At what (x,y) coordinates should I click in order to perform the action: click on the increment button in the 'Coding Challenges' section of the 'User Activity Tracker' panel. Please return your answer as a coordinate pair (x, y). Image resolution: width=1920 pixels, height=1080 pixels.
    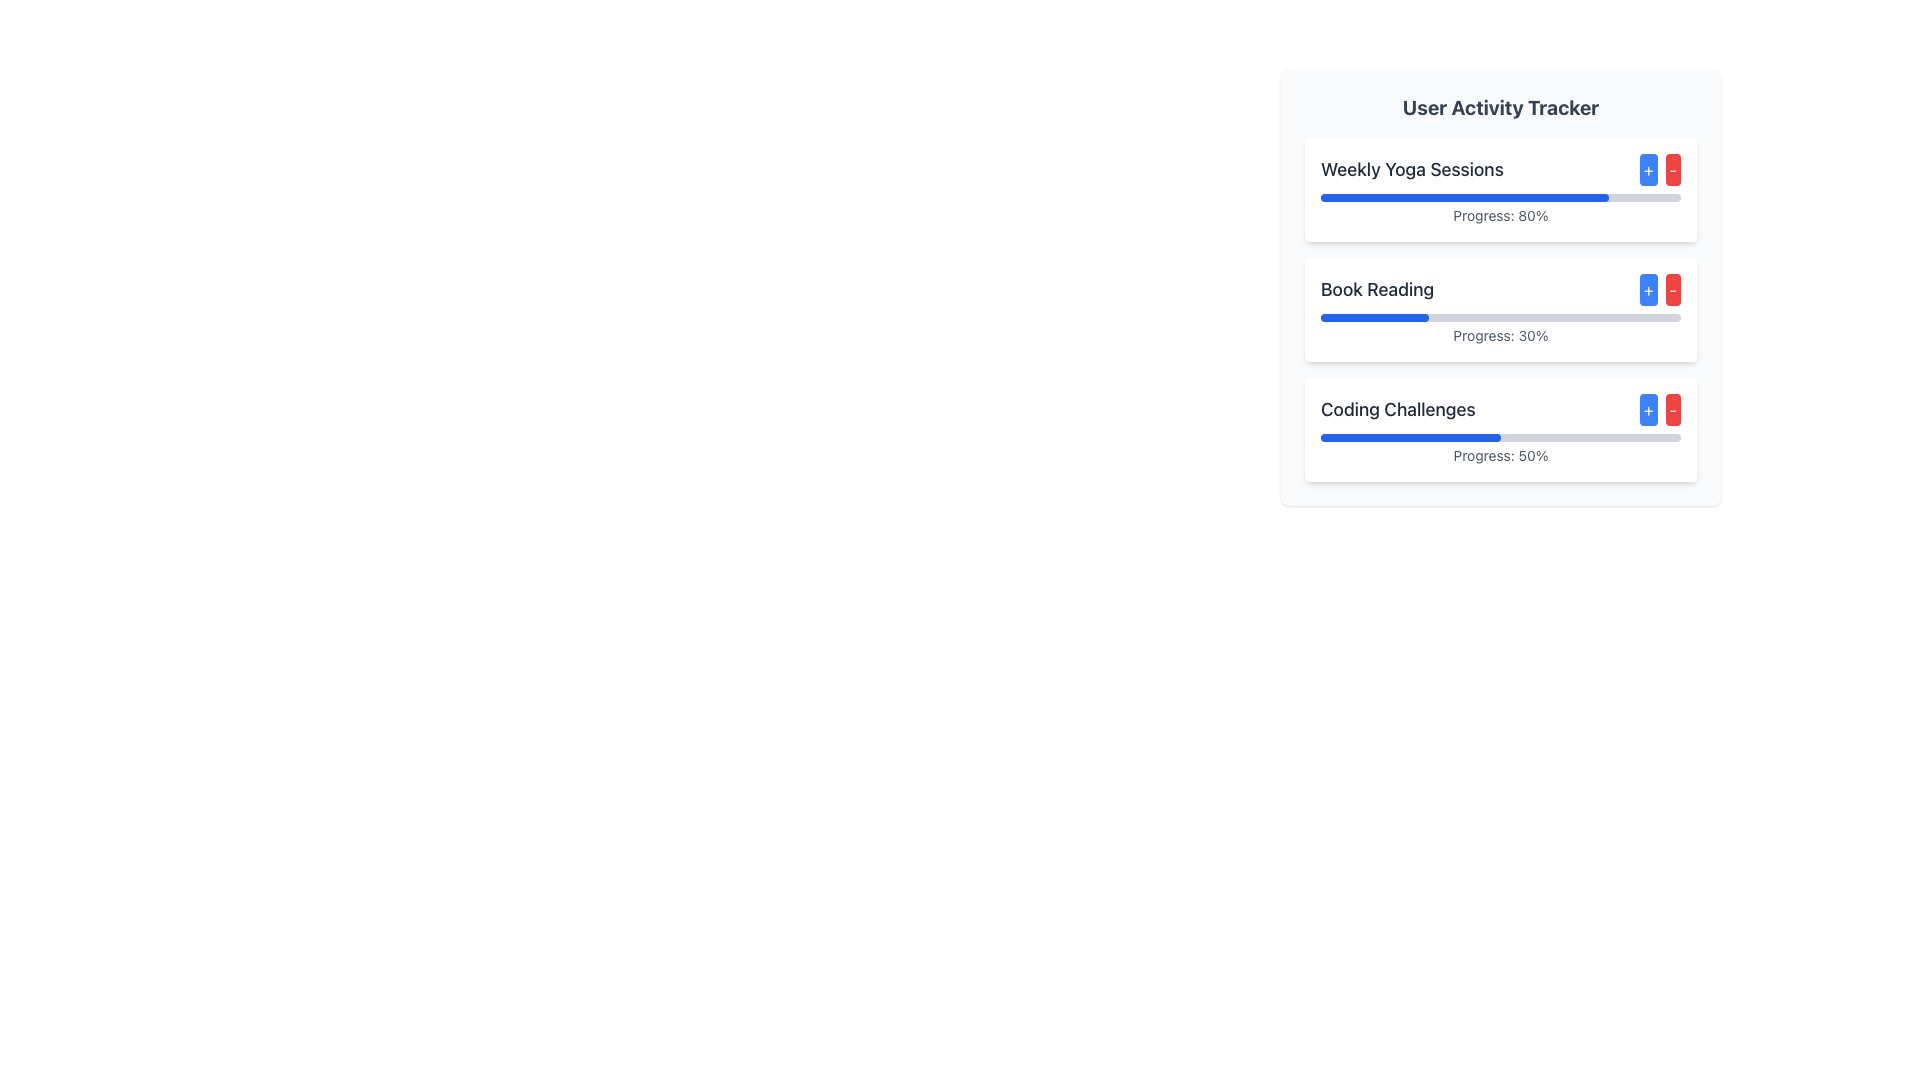
    Looking at the image, I should click on (1648, 408).